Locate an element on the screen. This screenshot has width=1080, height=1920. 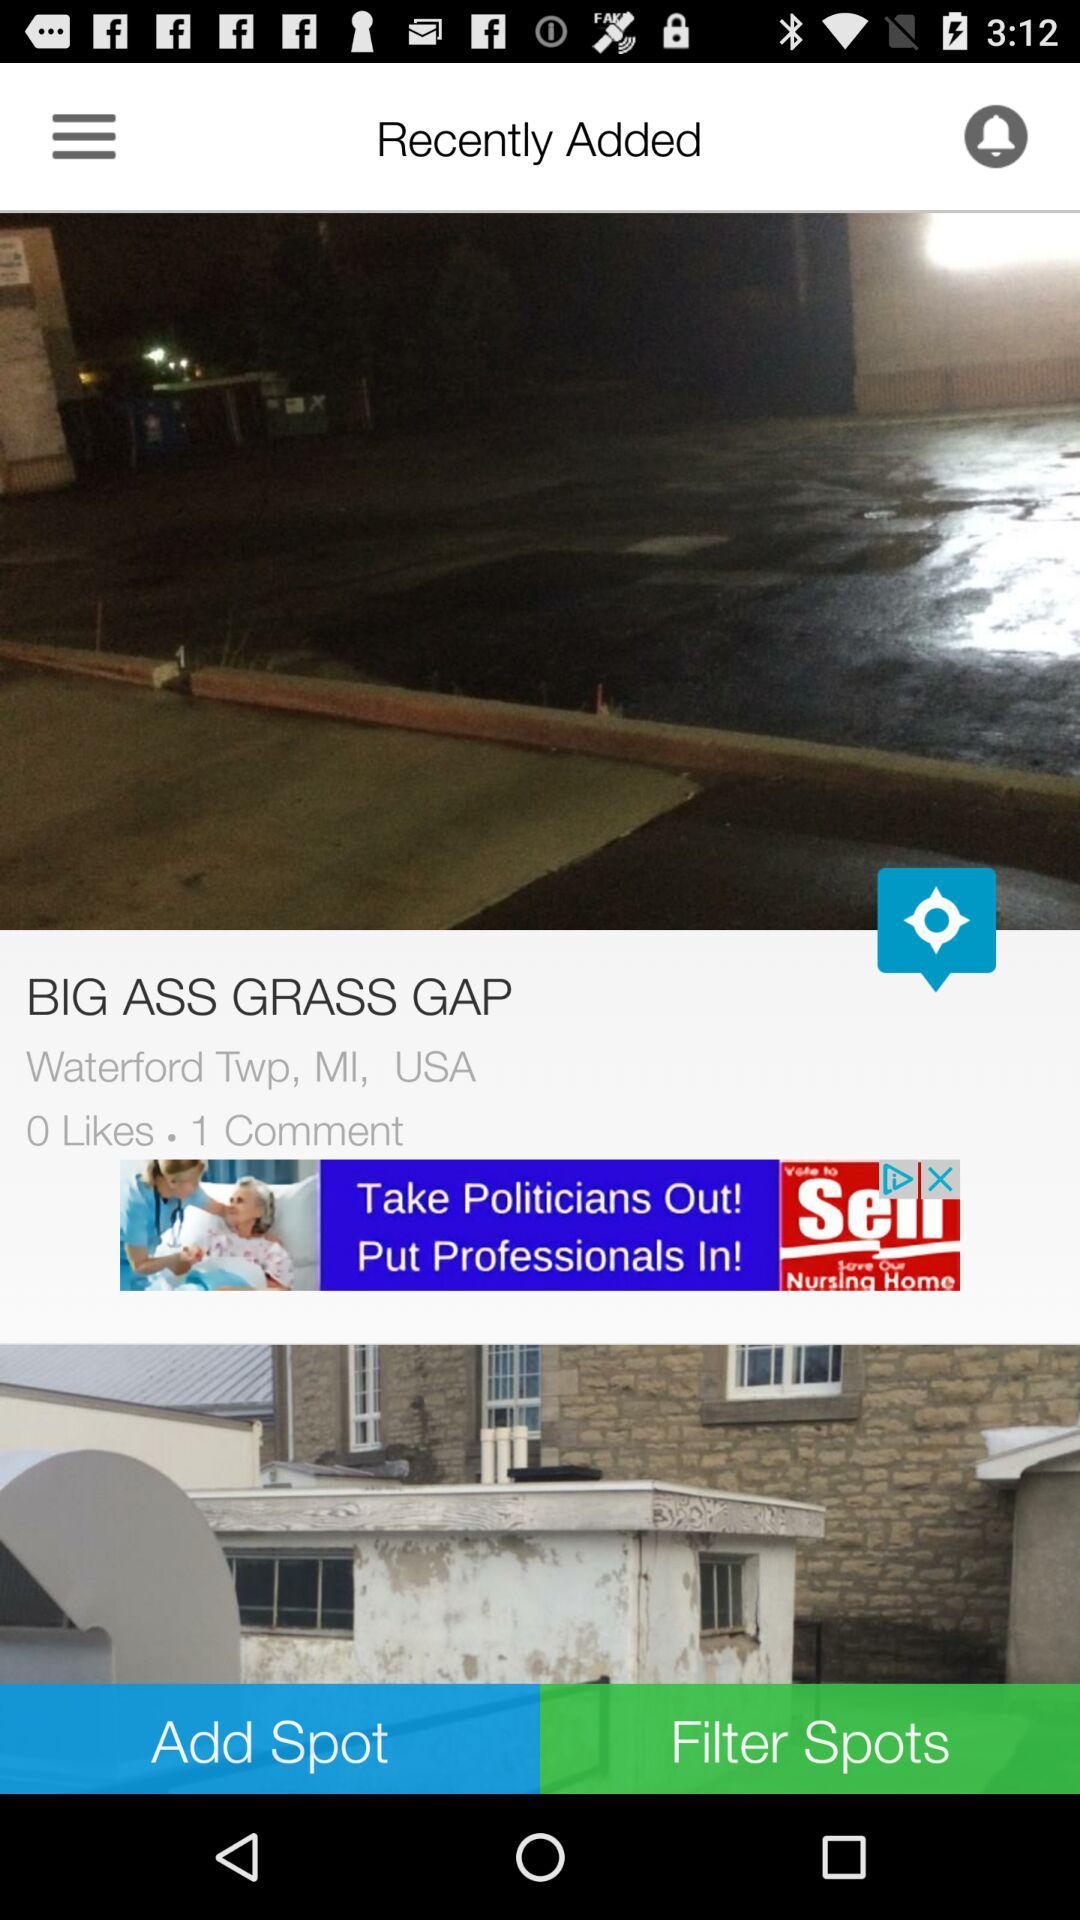
subscribe switch is located at coordinates (995, 135).